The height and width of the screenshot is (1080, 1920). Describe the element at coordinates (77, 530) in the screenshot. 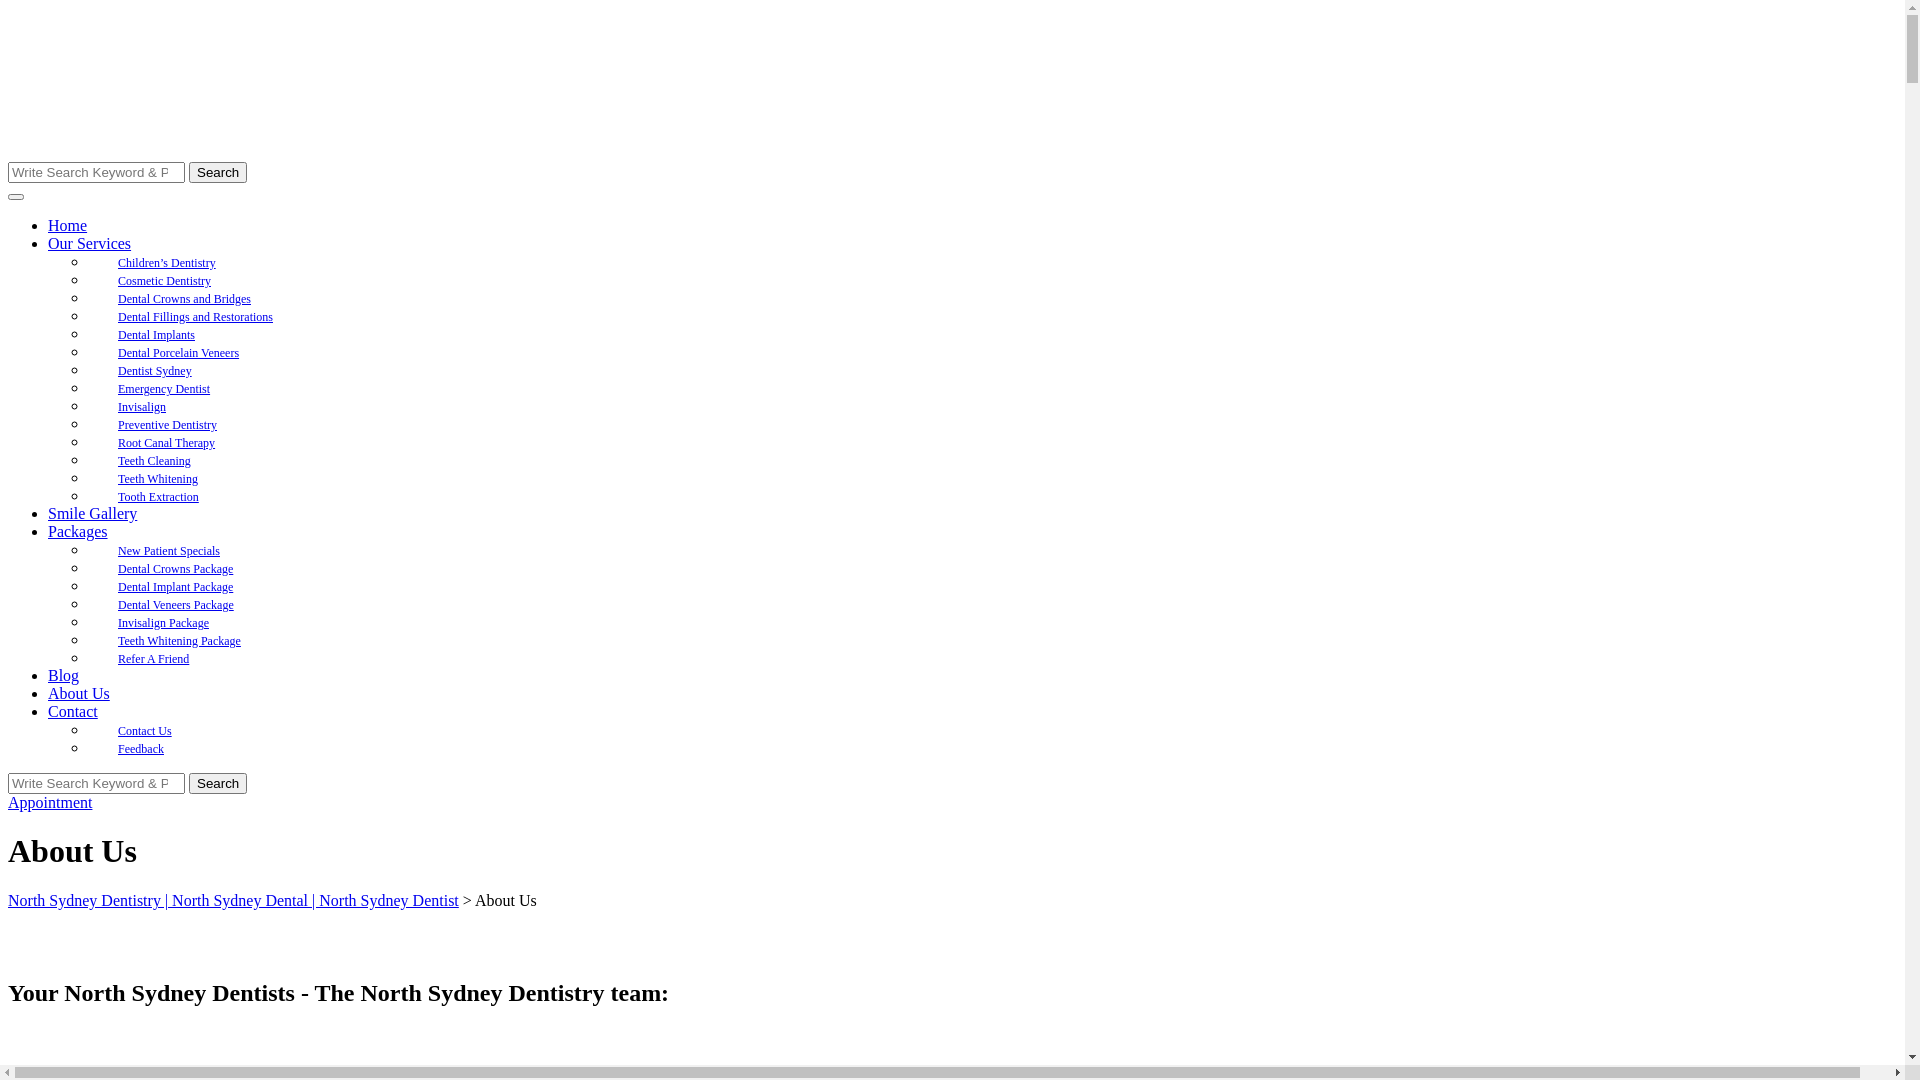

I see `'Packages'` at that location.